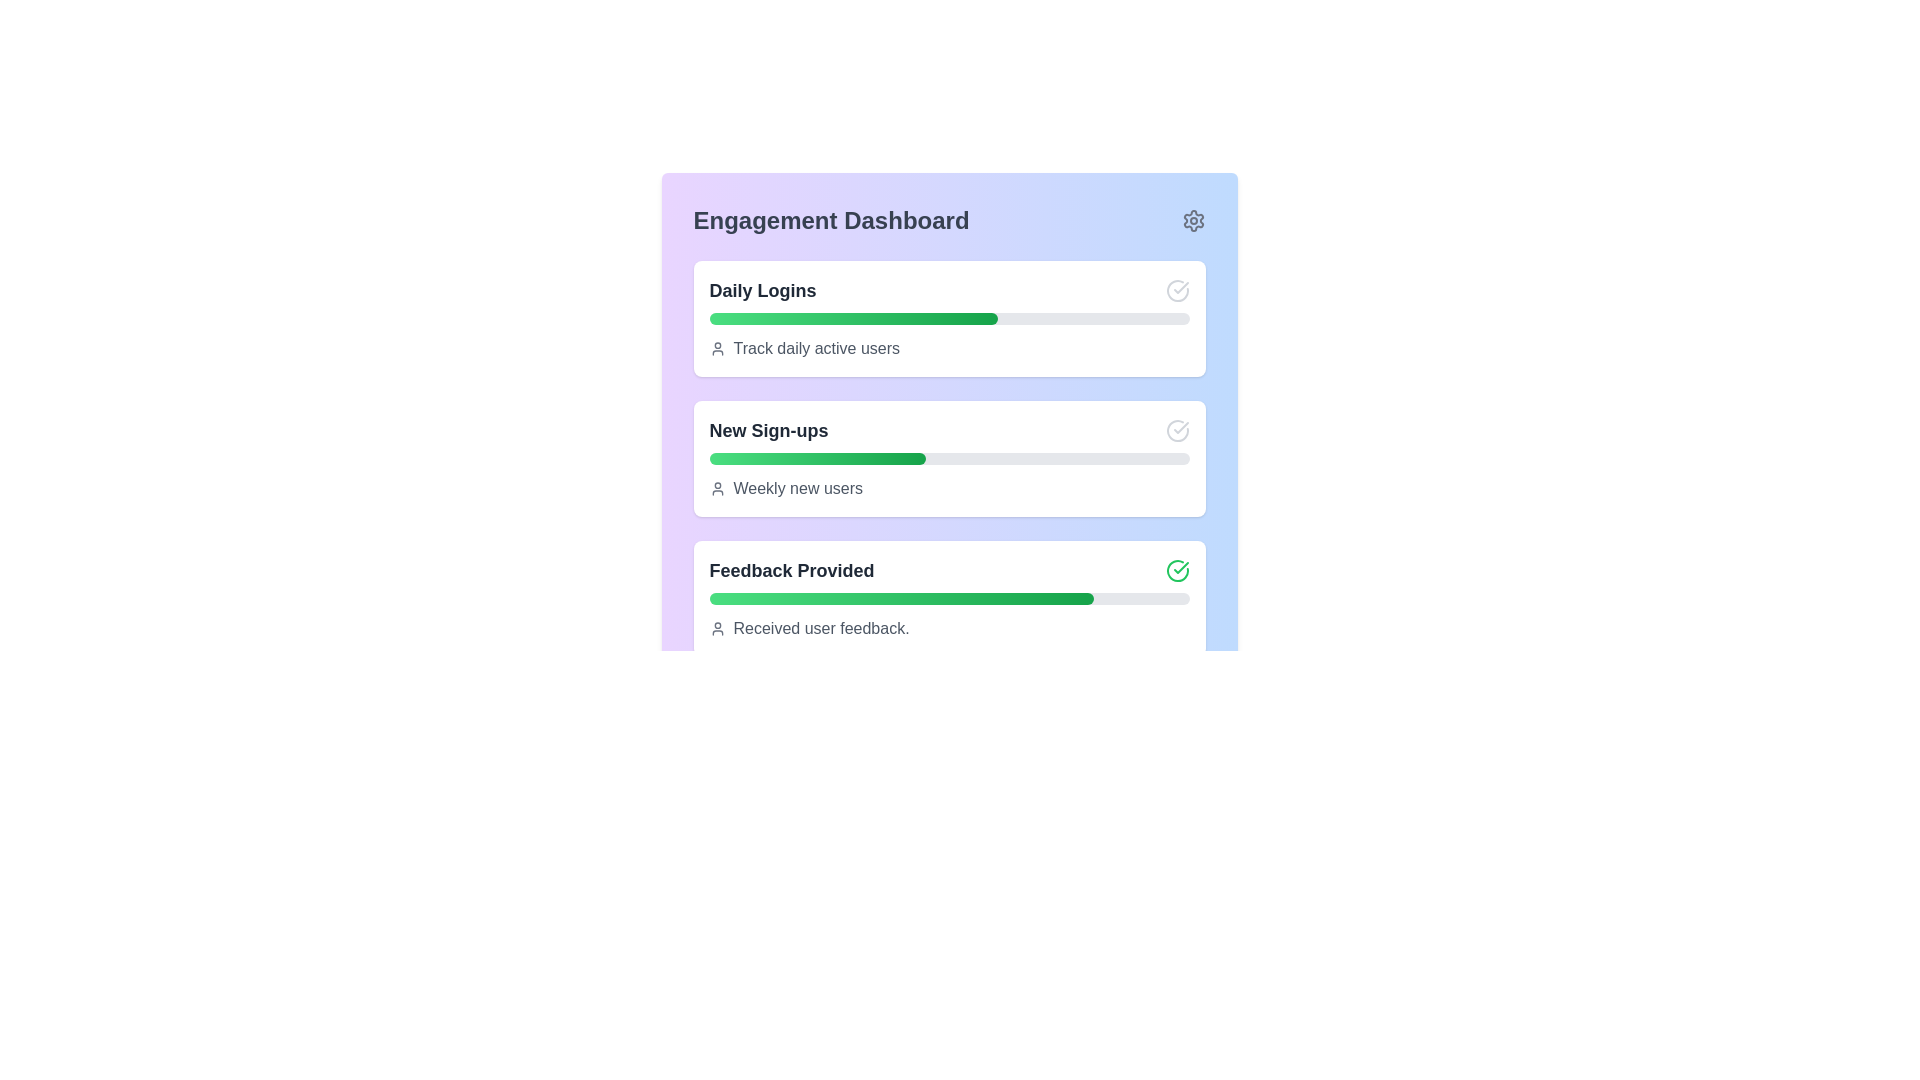  Describe the element at coordinates (948, 318) in the screenshot. I see `the informational card displaying daily login statistics in the Engagement Dashboard` at that location.